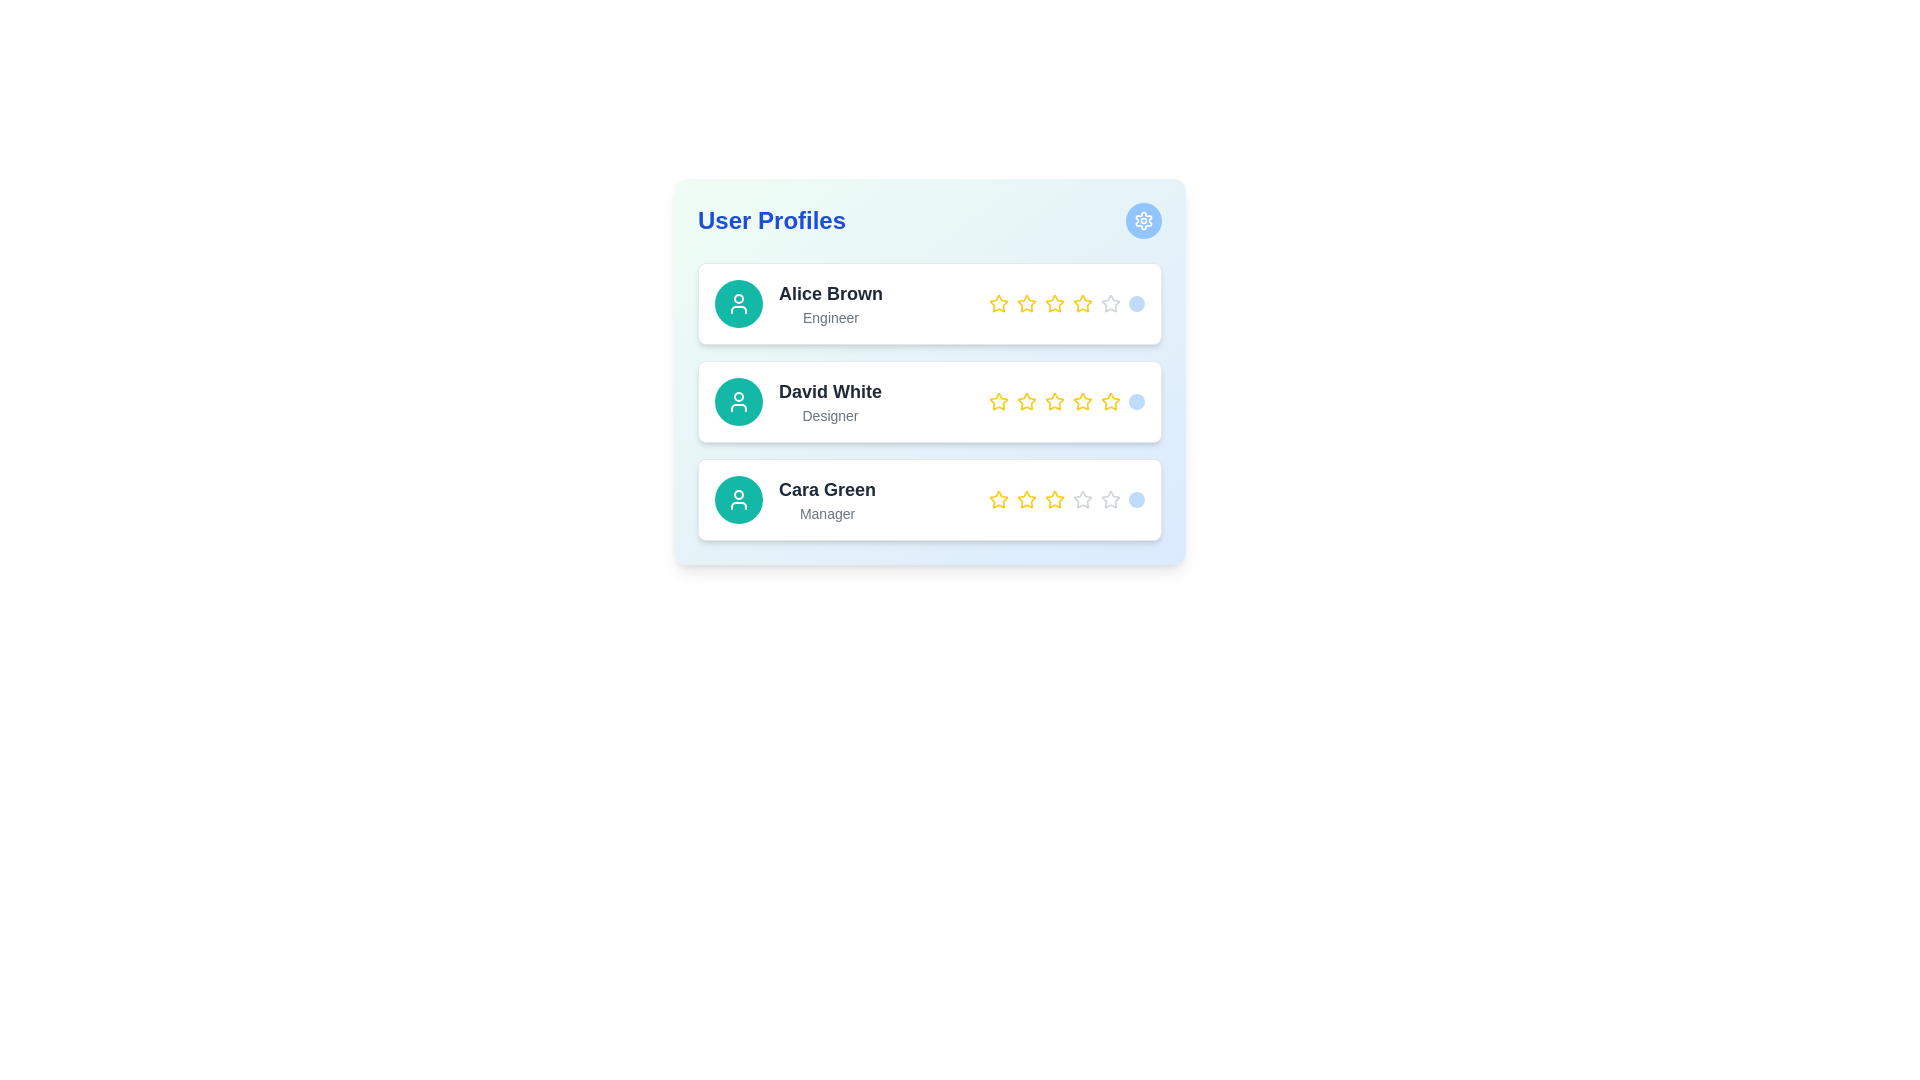  Describe the element at coordinates (1137, 499) in the screenshot. I see `the interactive circular button with a light blue background located at the end of the rating-related horizontal arrangement in the 'Cara Green' user profile row` at that location.